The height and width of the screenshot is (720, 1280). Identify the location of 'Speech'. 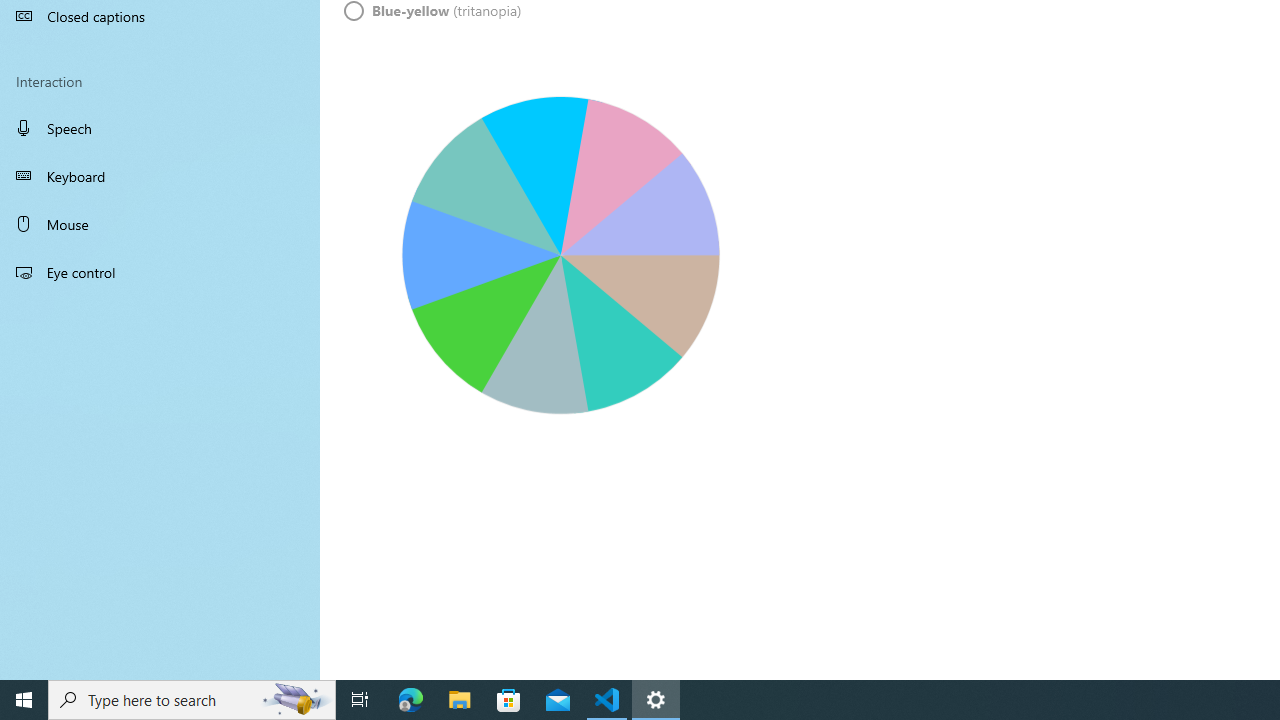
(160, 127).